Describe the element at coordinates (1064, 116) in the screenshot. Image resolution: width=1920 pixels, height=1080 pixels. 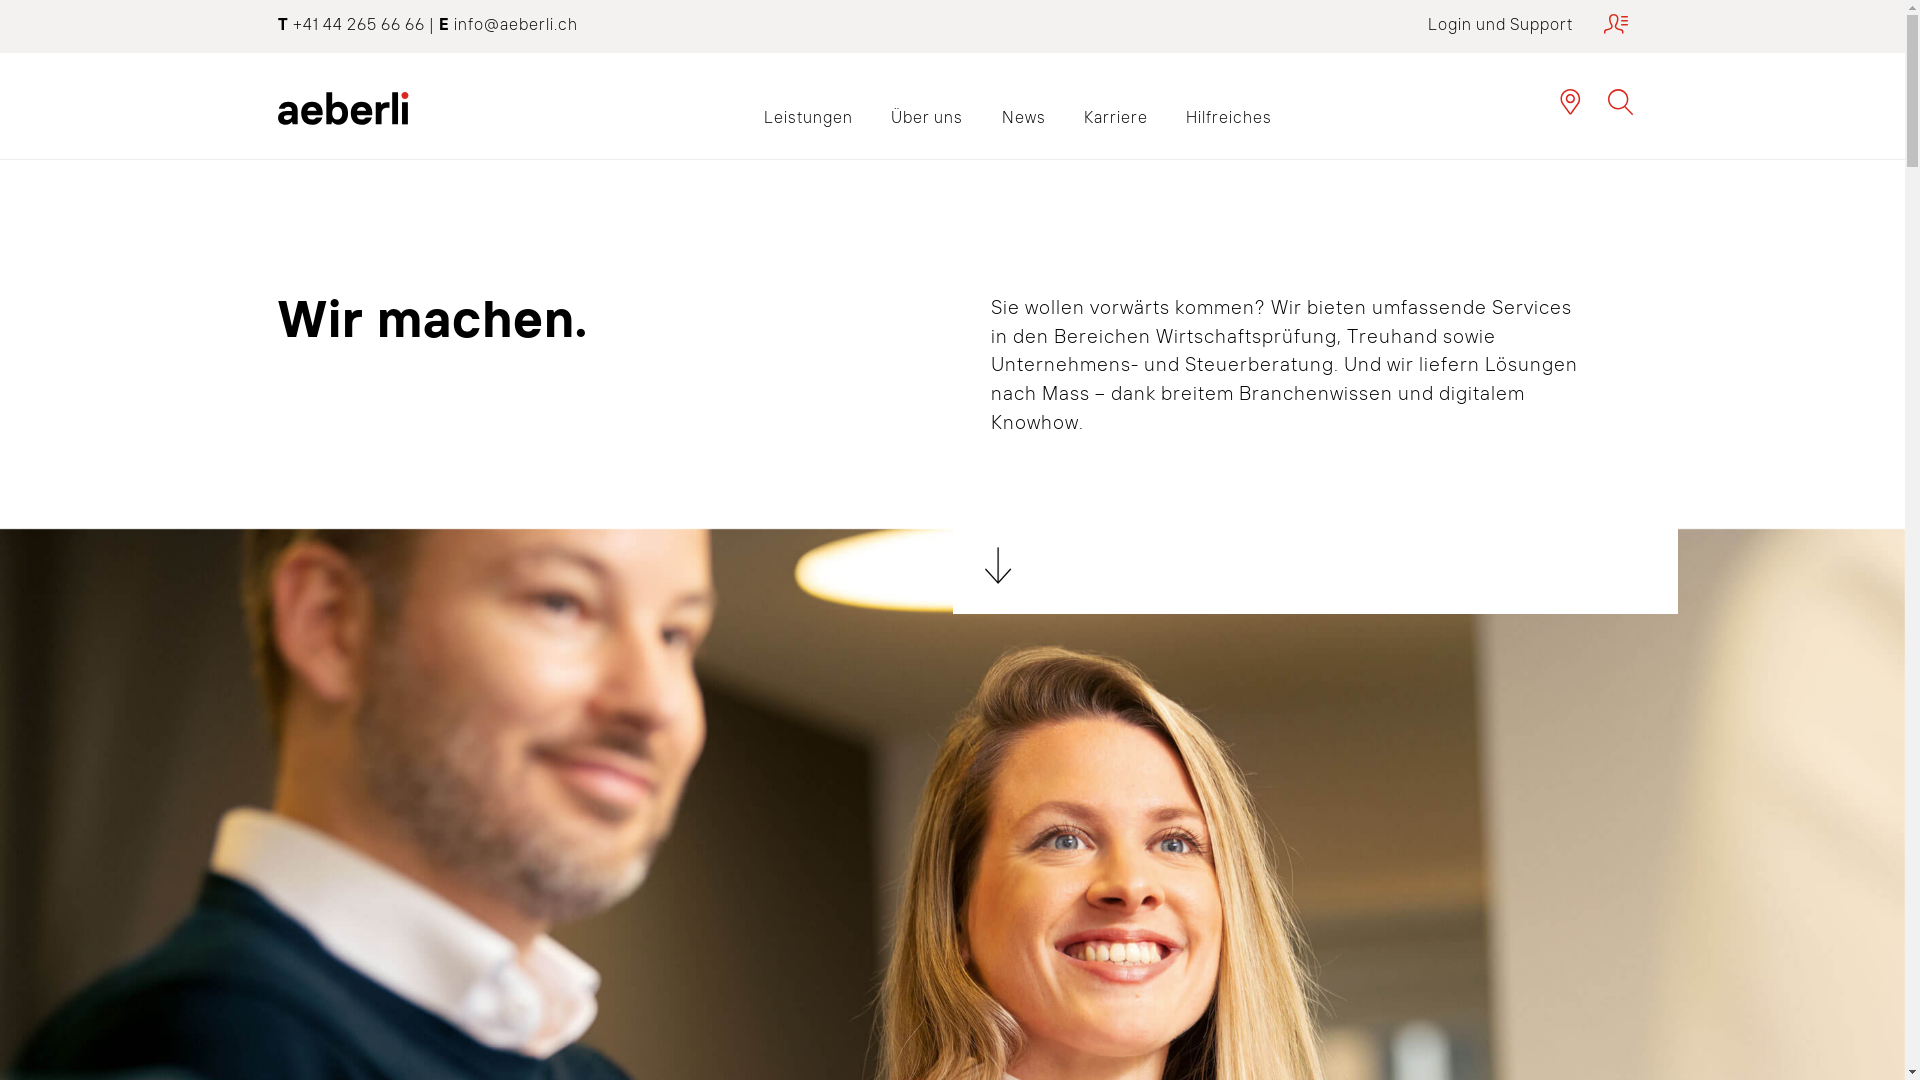
I see `'Karriere'` at that location.